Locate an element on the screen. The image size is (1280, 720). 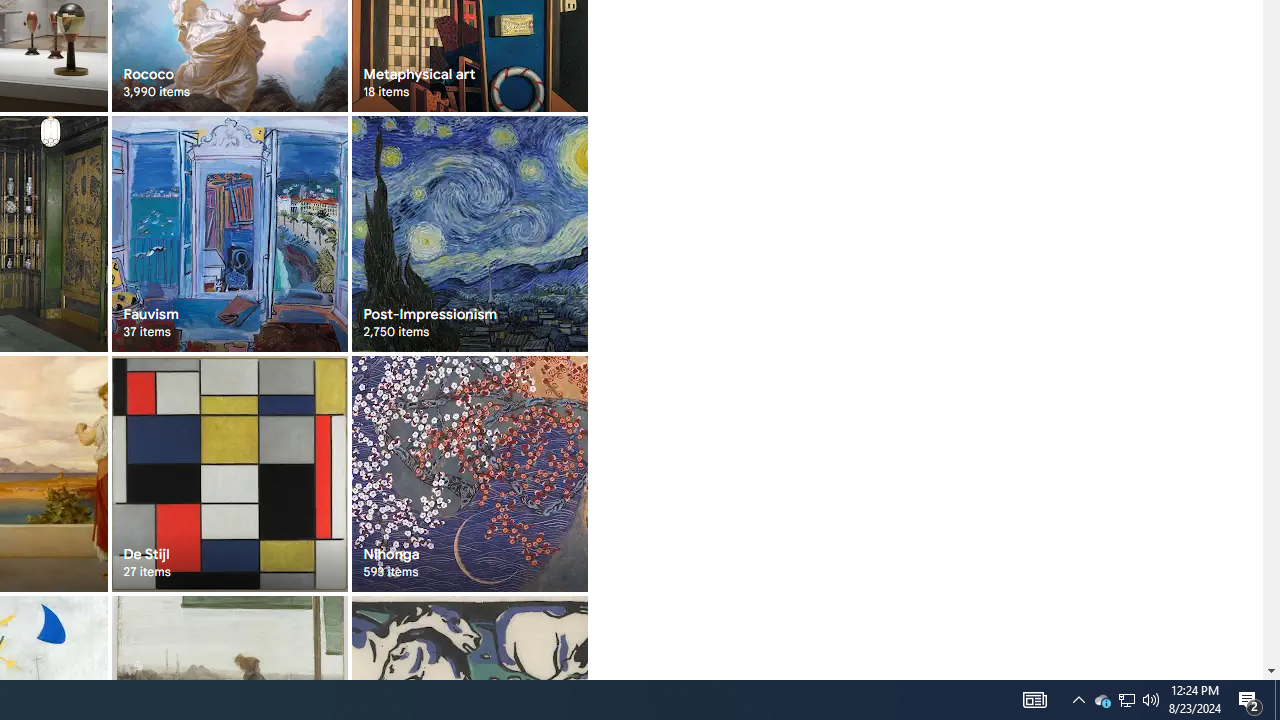
'De Stijl 27 items' is located at coordinates (229, 473).